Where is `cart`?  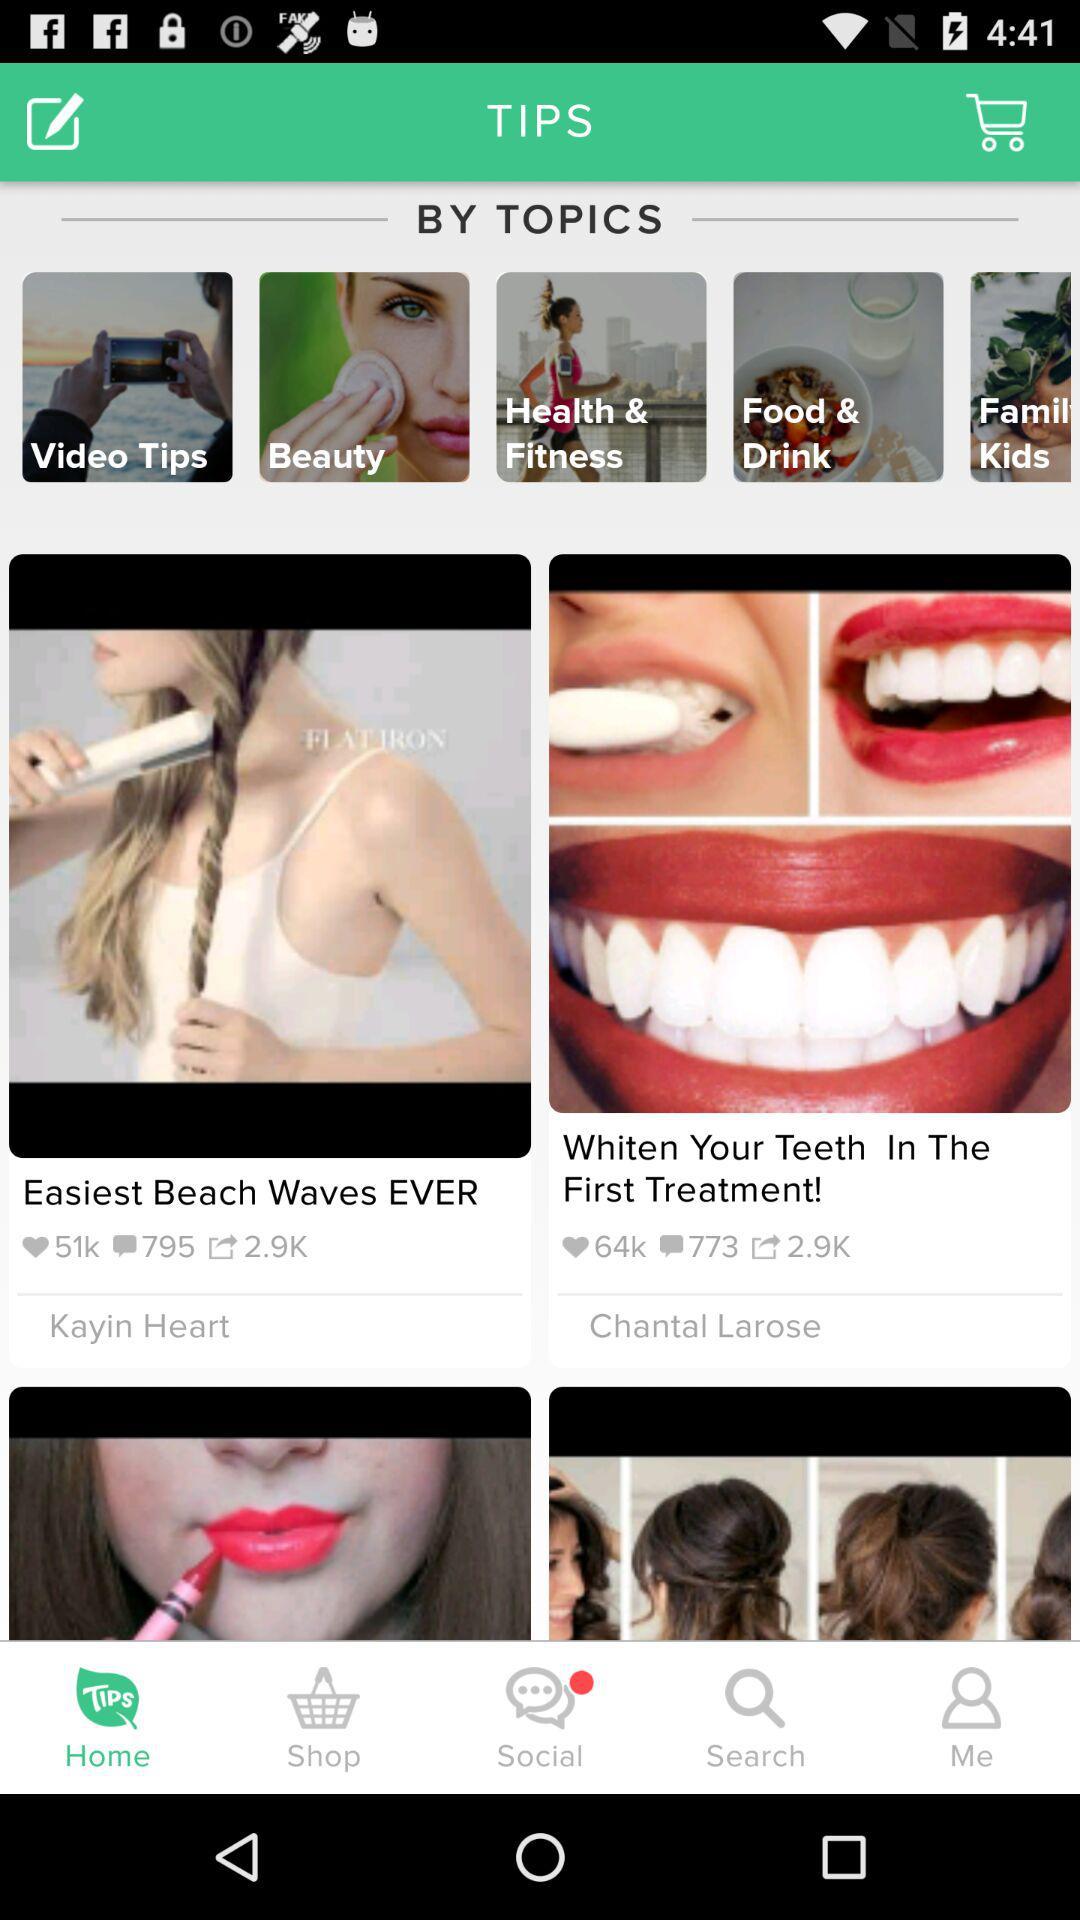 cart is located at coordinates (996, 121).